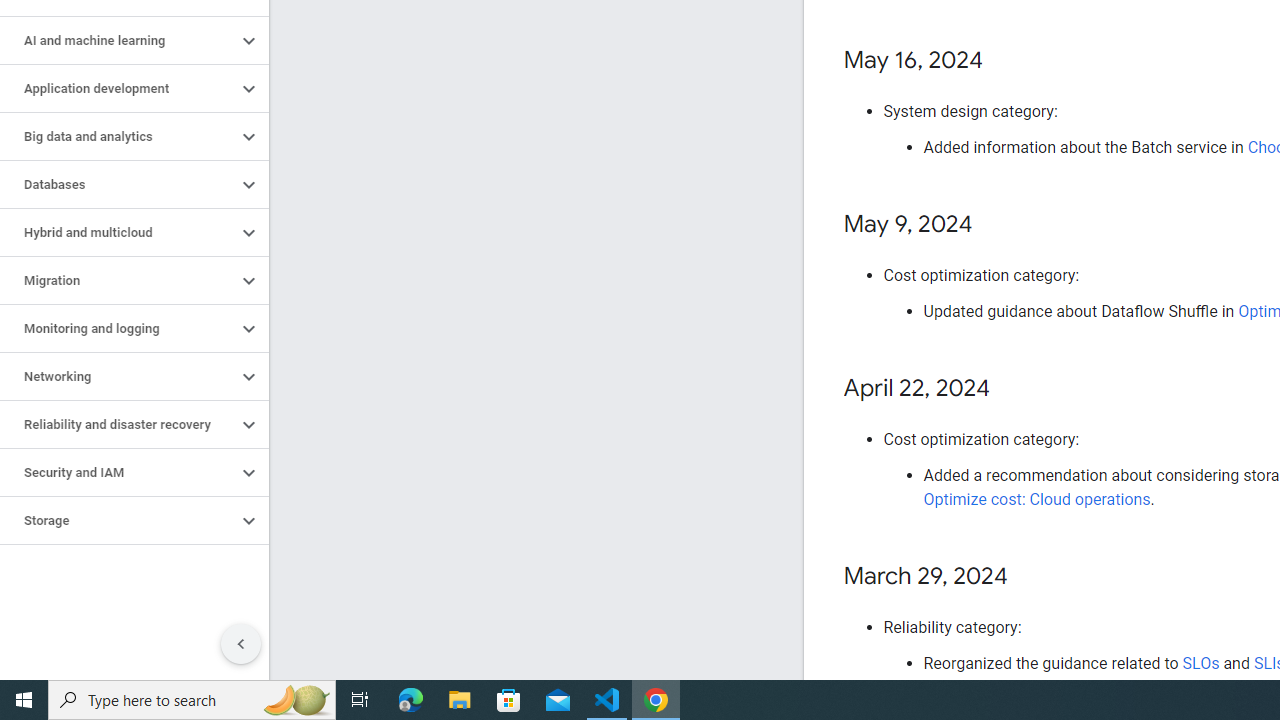 Image resolution: width=1280 pixels, height=720 pixels. Describe the element at coordinates (117, 473) in the screenshot. I see `'Security and IAM'` at that location.